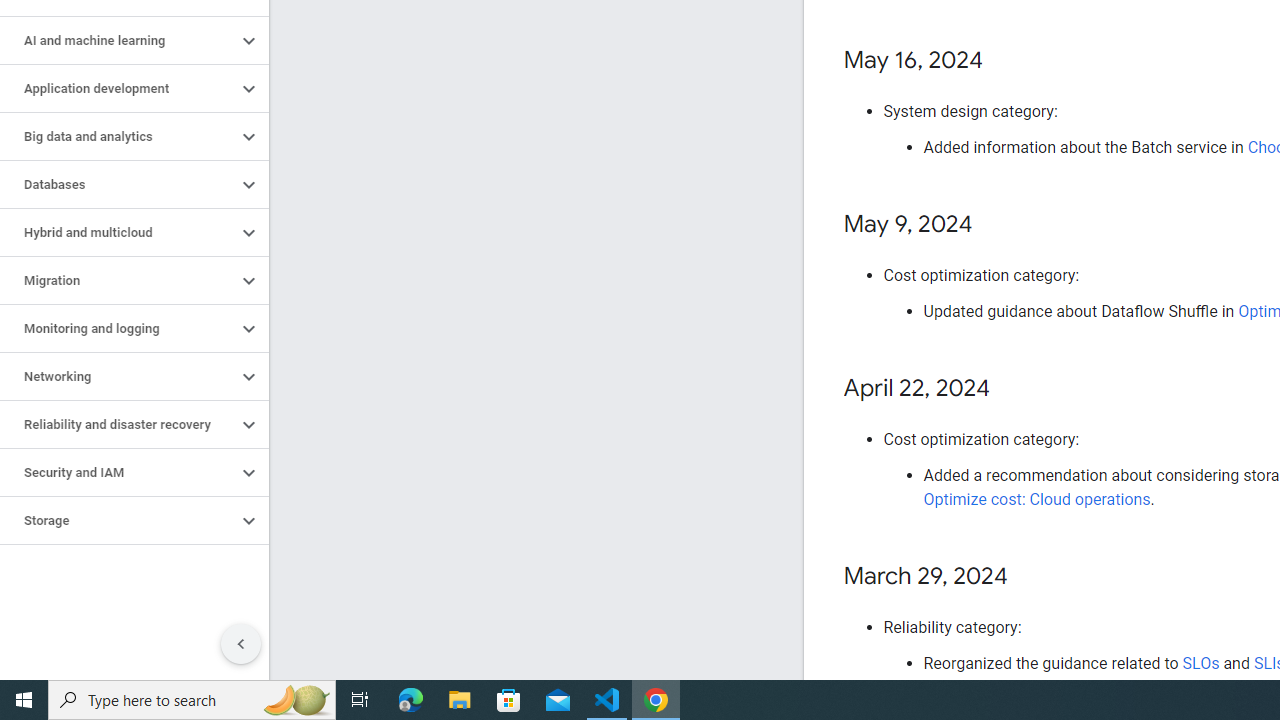 Image resolution: width=1280 pixels, height=720 pixels. Describe the element at coordinates (117, 473) in the screenshot. I see `'Security and IAM'` at that location.